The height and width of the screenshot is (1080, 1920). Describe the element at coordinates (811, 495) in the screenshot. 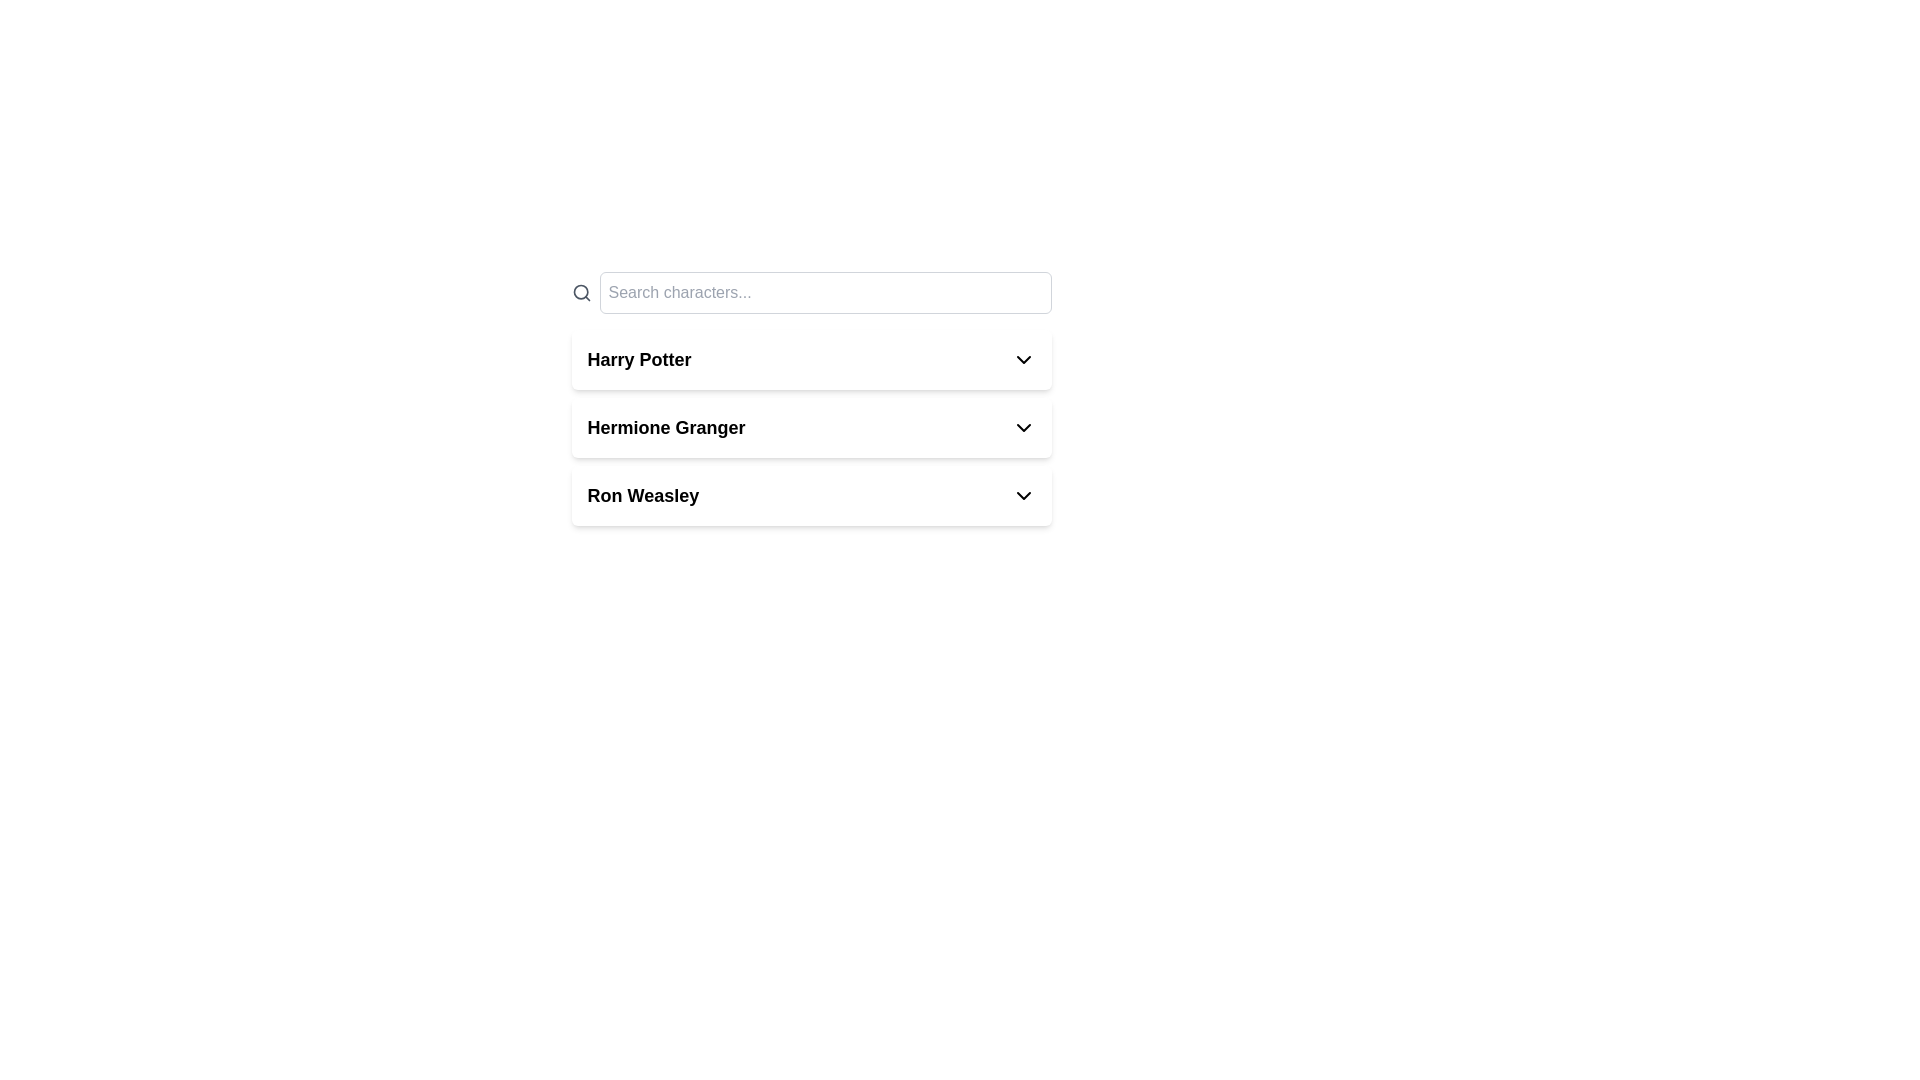

I see `the dropdown menu option labeled 'Ron Weasley', which is the third item in a list` at that location.